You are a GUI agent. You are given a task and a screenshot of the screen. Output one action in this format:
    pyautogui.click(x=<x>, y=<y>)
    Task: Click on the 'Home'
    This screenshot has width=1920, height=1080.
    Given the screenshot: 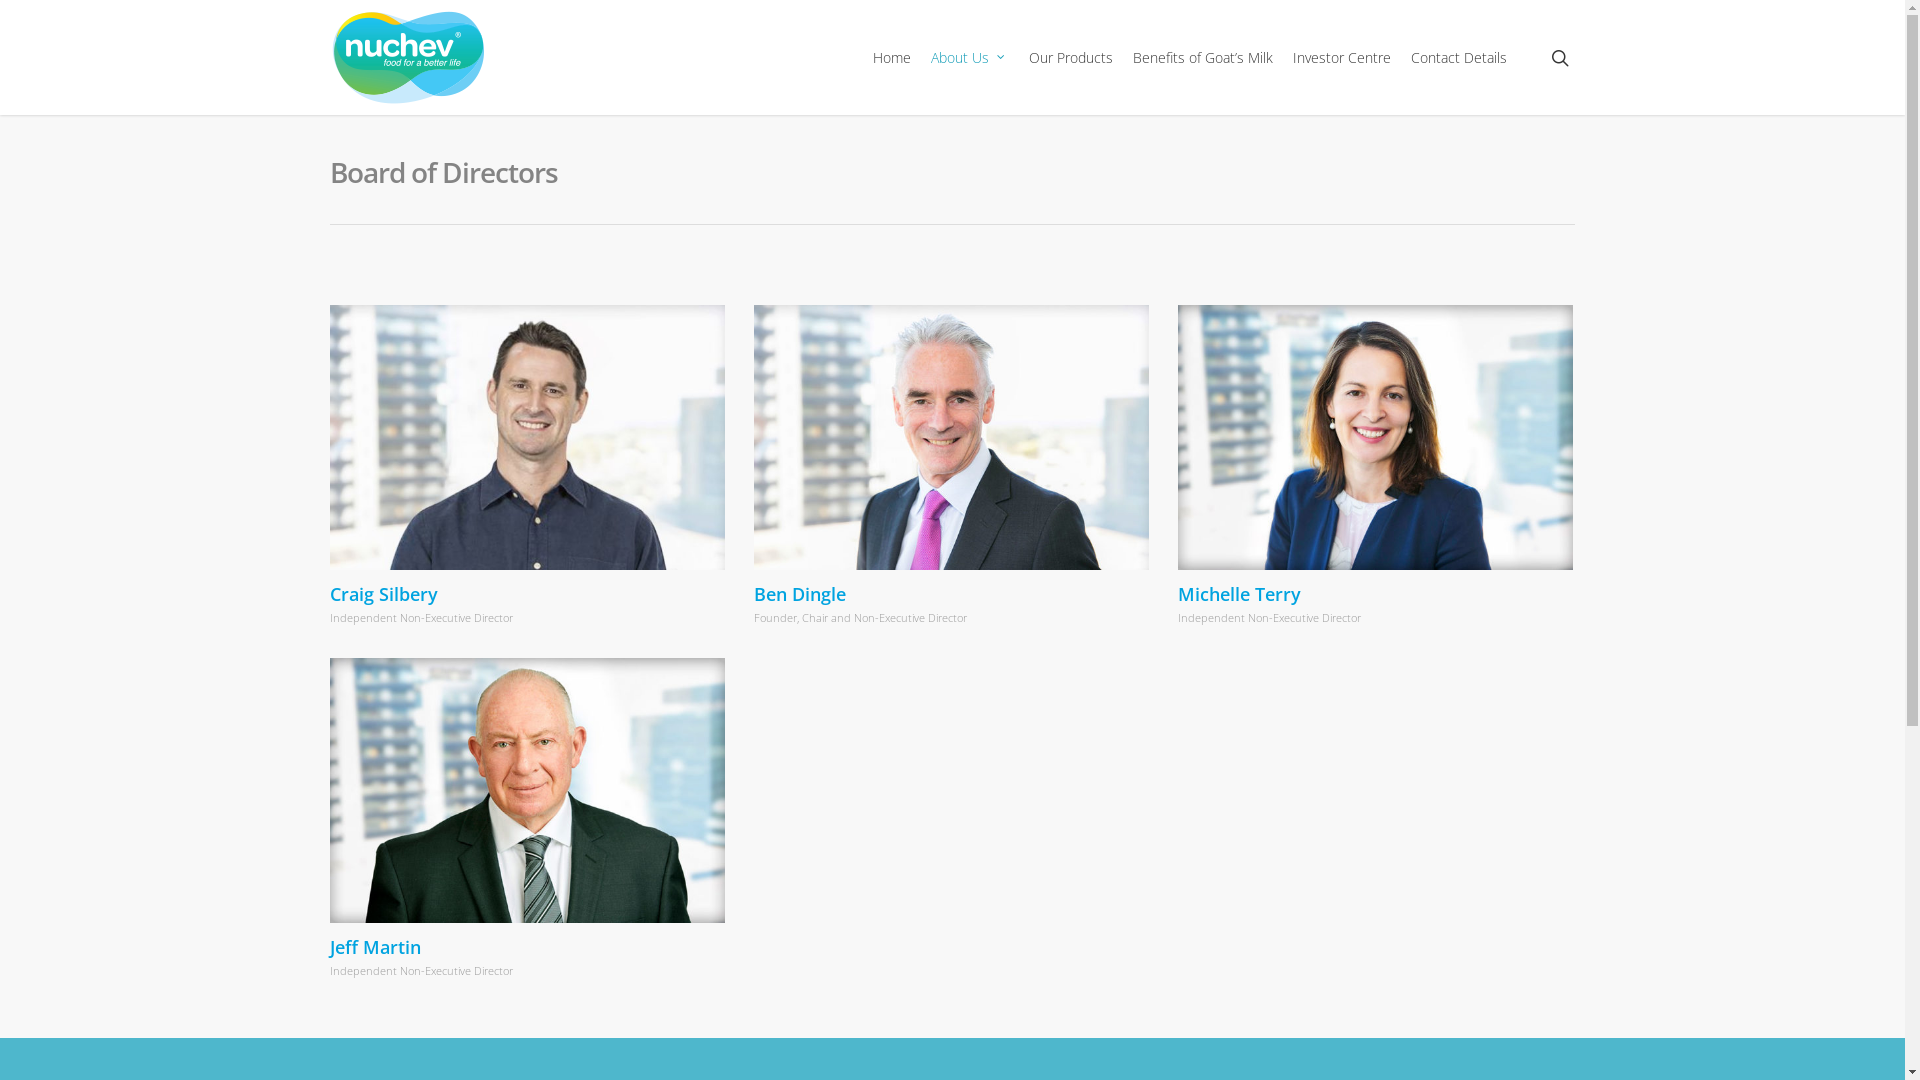 What is the action you would take?
    pyautogui.click(x=891, y=56)
    